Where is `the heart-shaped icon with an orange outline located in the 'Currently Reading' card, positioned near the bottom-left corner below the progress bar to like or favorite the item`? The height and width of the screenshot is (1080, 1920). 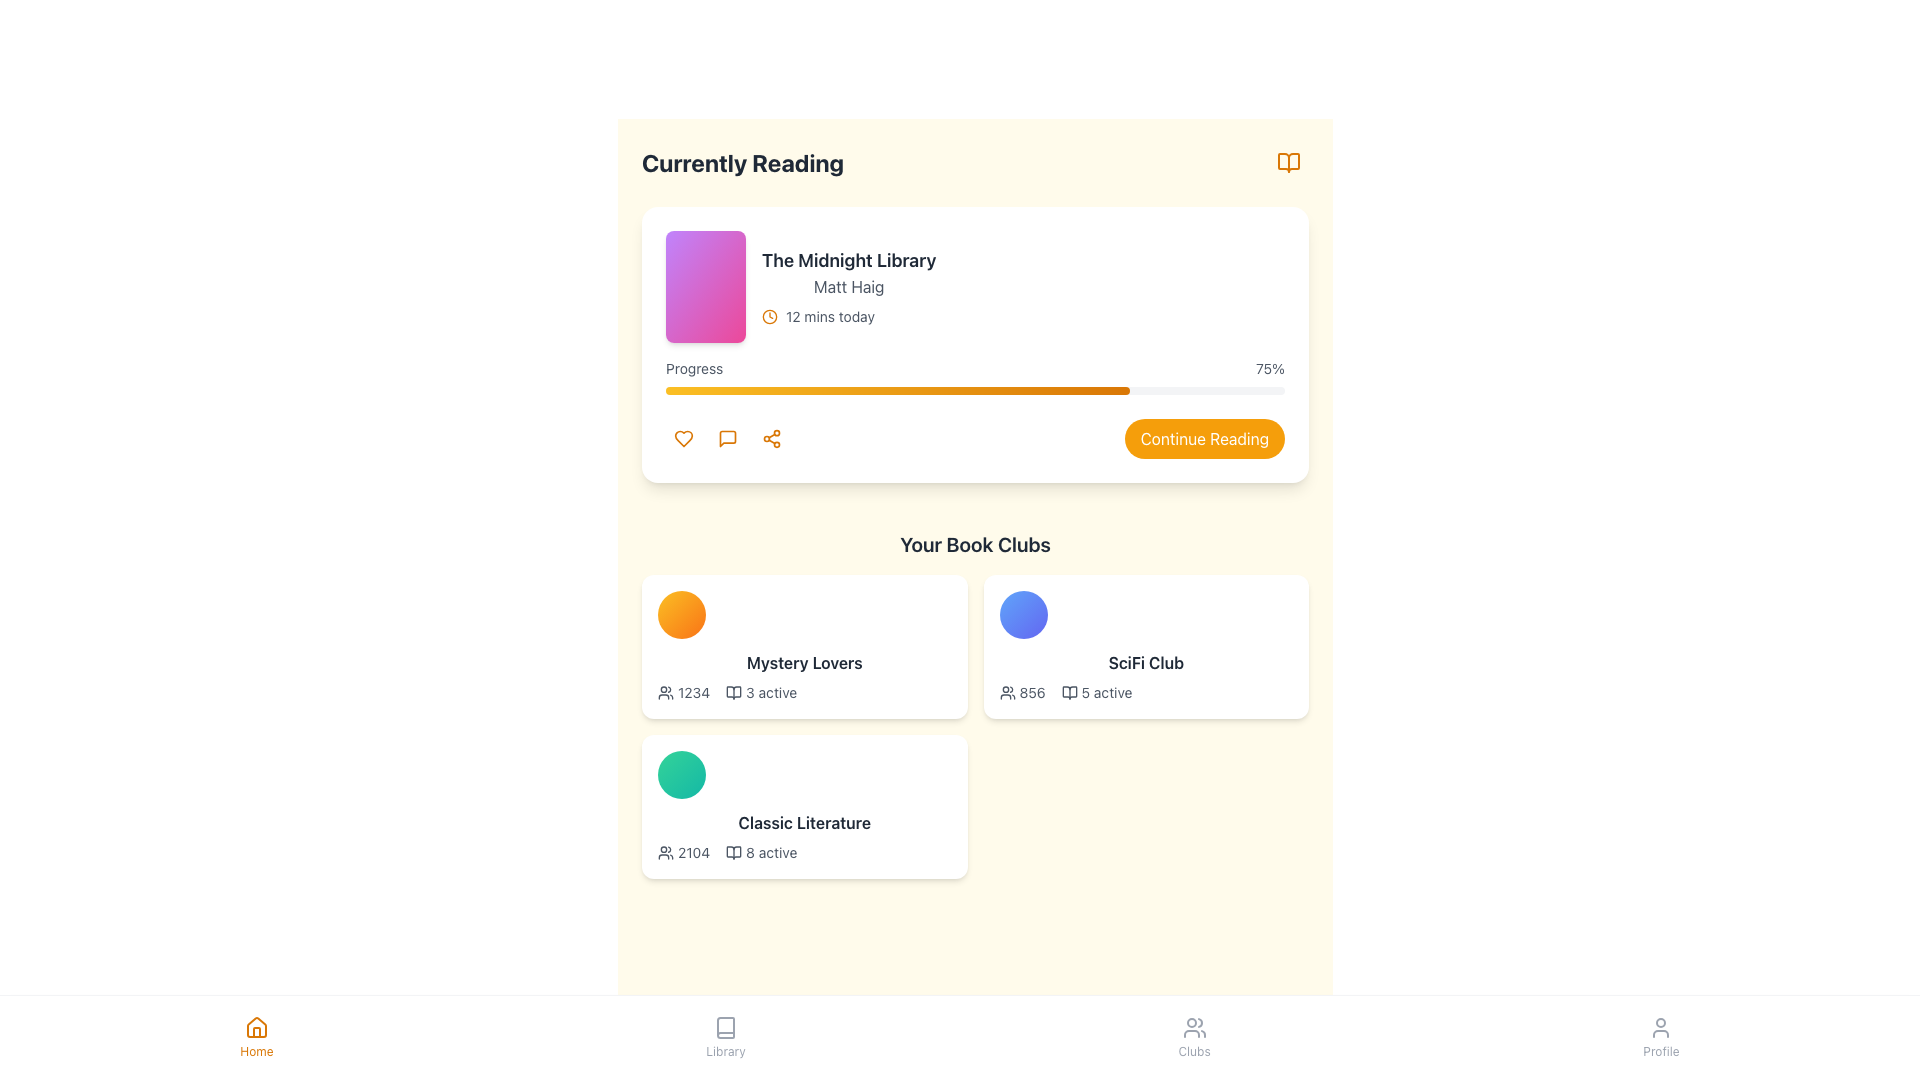
the heart-shaped icon with an orange outline located in the 'Currently Reading' card, positioned near the bottom-left corner below the progress bar to like or favorite the item is located at coordinates (684, 438).